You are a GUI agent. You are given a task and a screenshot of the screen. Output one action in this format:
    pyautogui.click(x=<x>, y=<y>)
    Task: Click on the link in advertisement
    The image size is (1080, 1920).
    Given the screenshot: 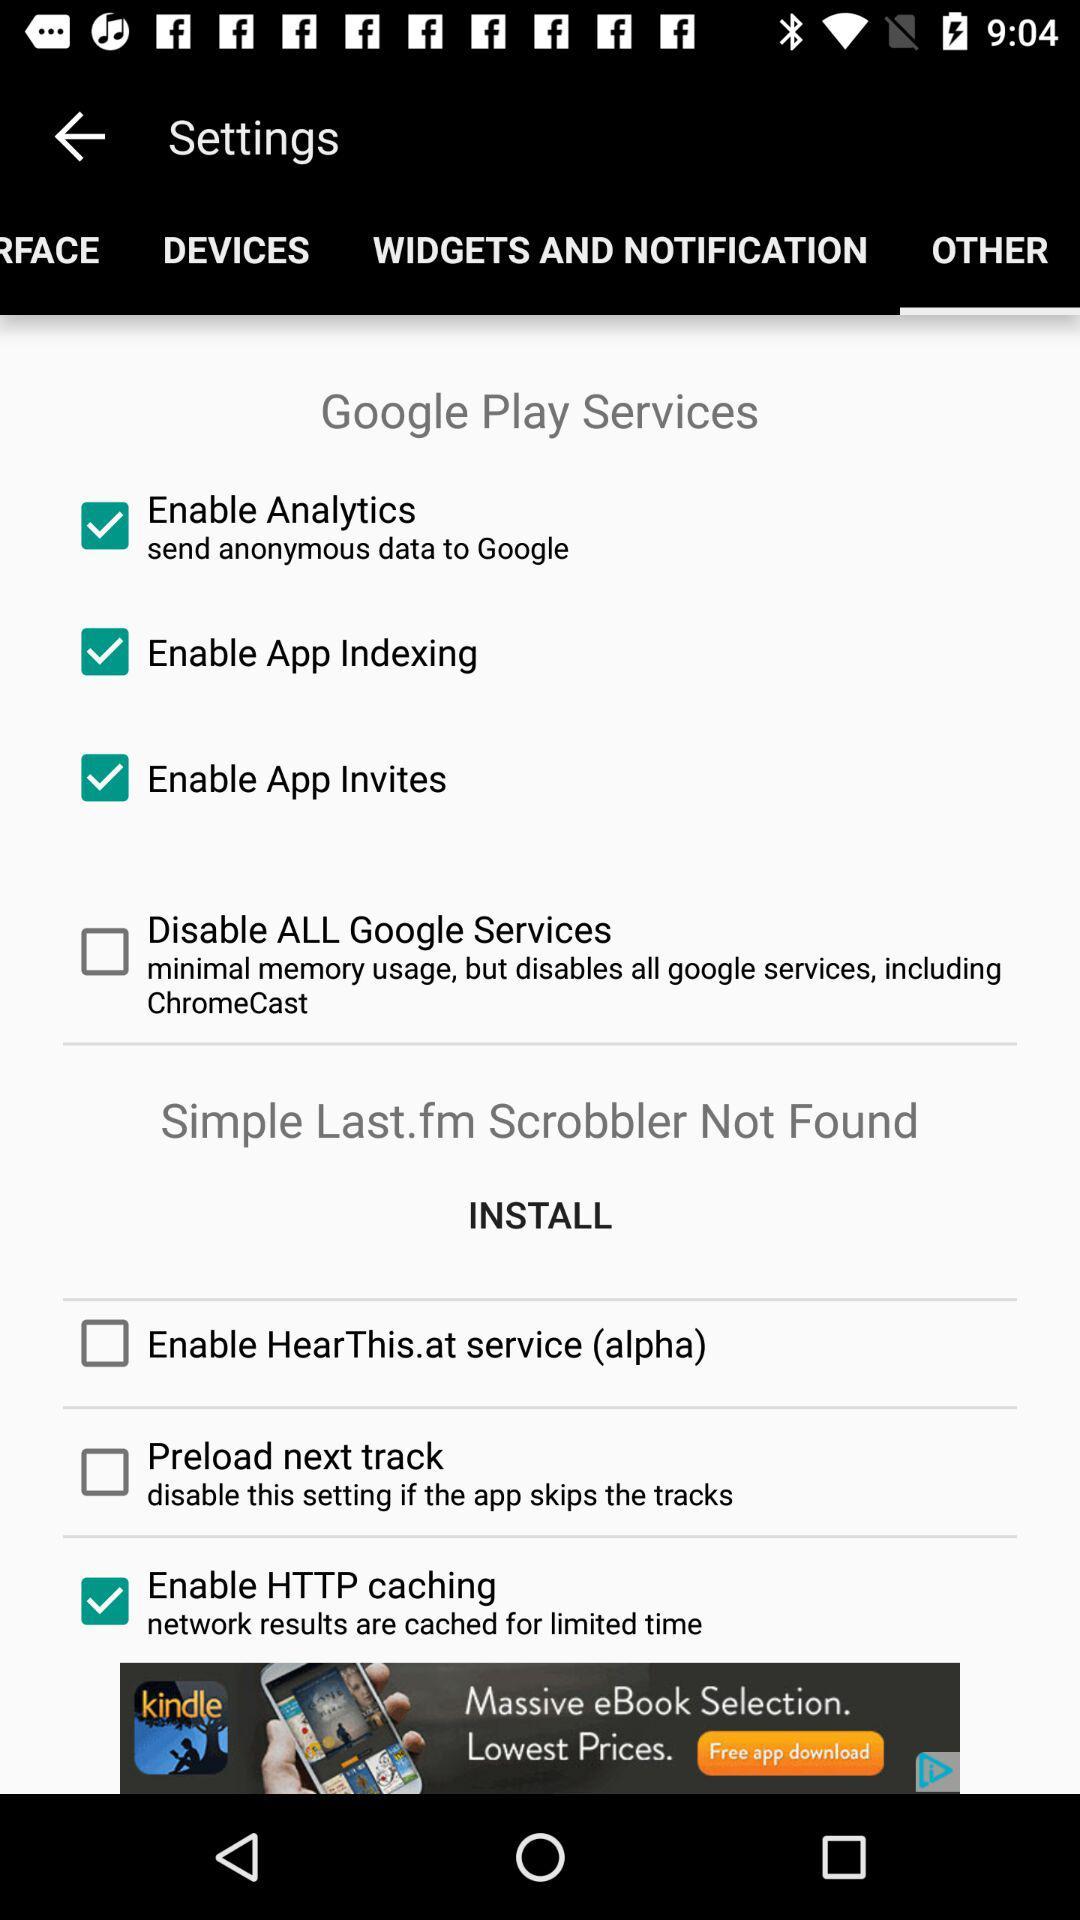 What is the action you would take?
    pyautogui.click(x=540, y=1727)
    